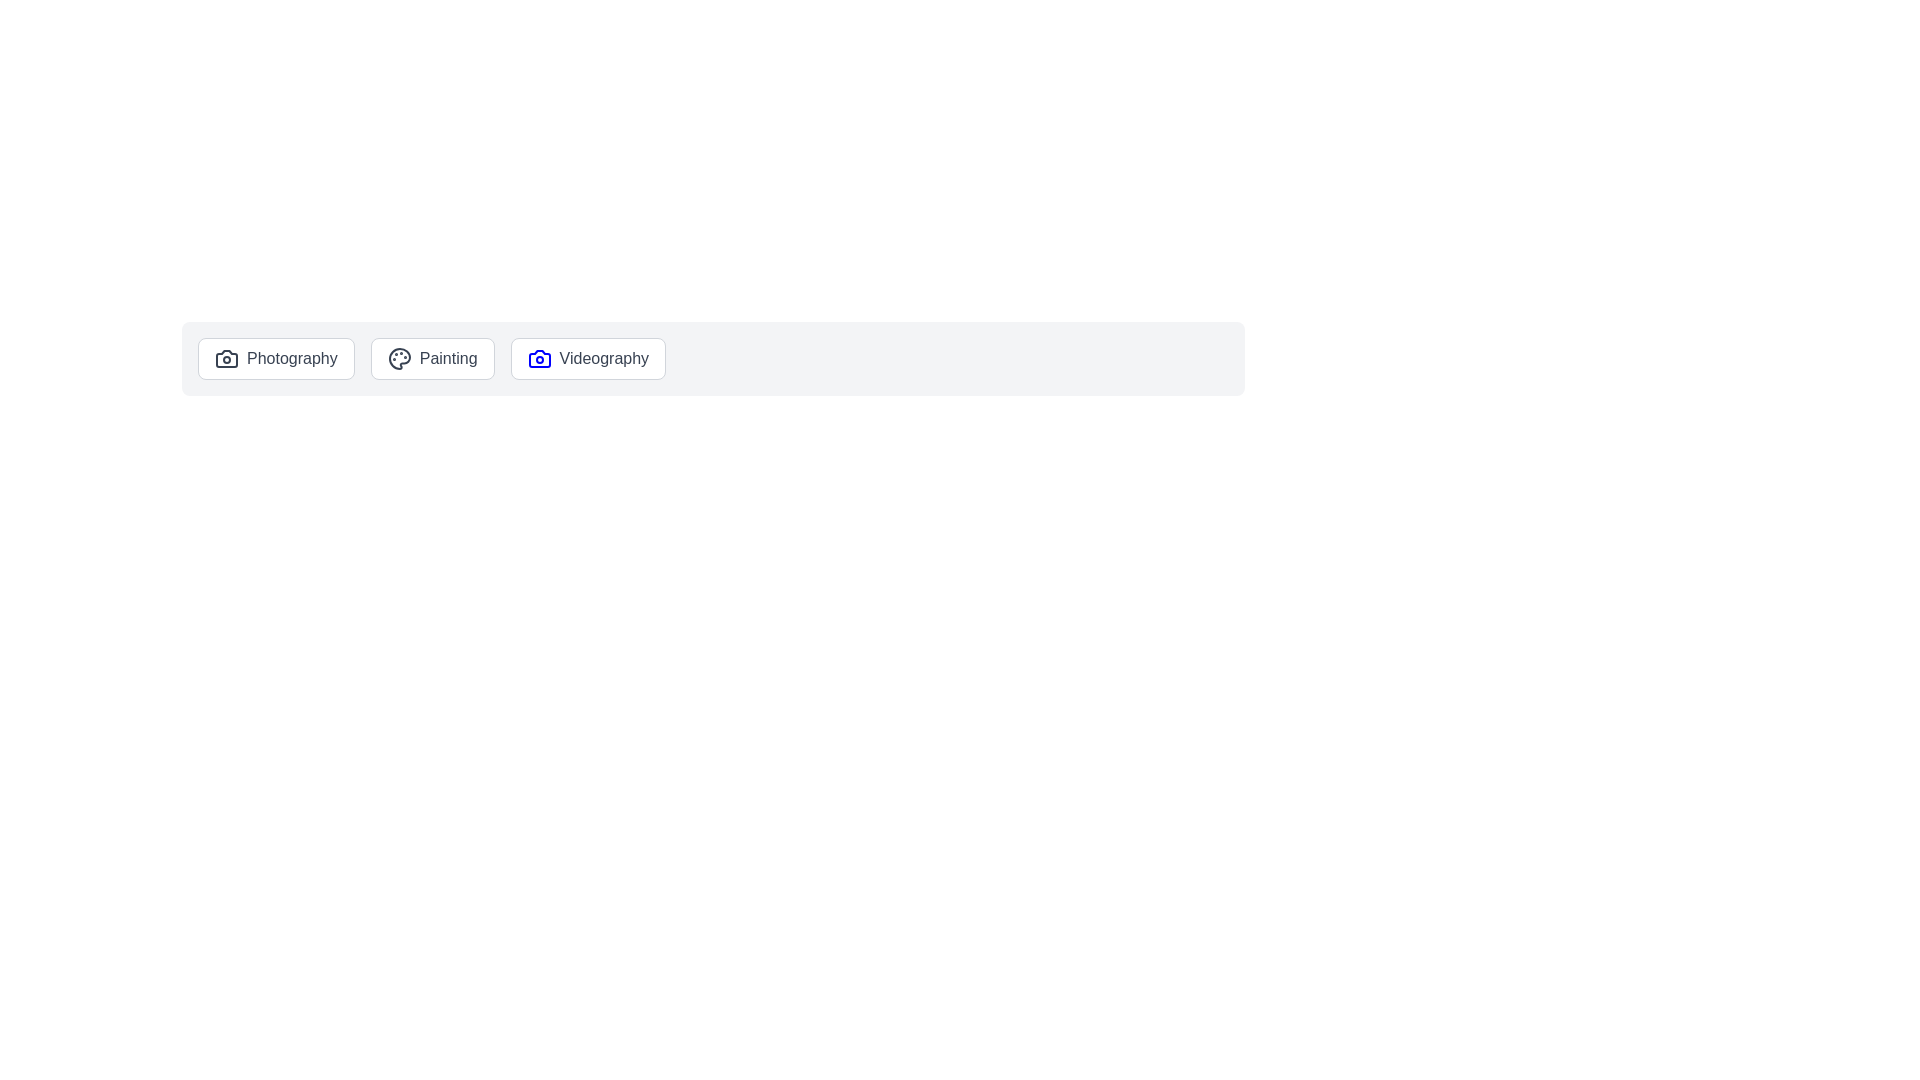  I want to click on the Photography chip to select it, so click(274, 357).